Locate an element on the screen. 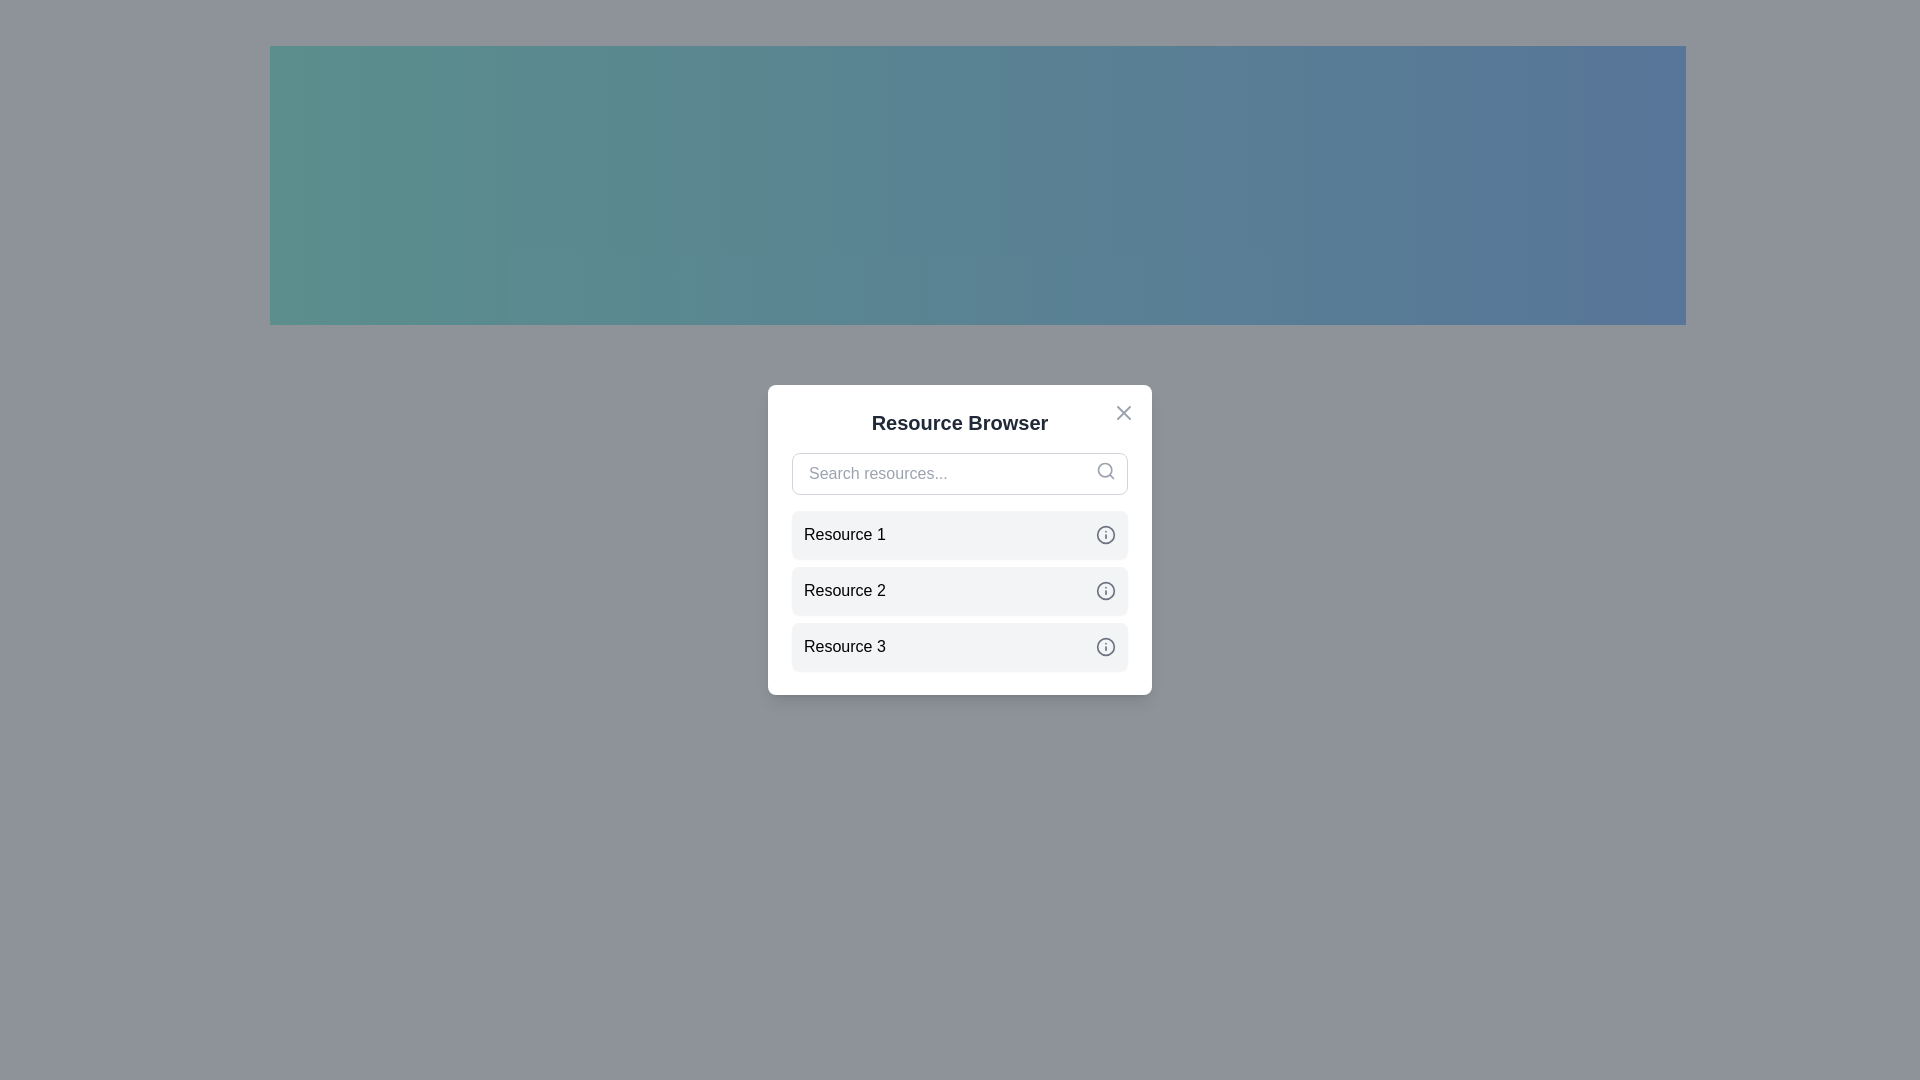 This screenshot has height=1080, width=1920. the first selectable resource option in the vertical list within the modal window, which displays detailed information about 'Resource 1' is located at coordinates (960, 534).